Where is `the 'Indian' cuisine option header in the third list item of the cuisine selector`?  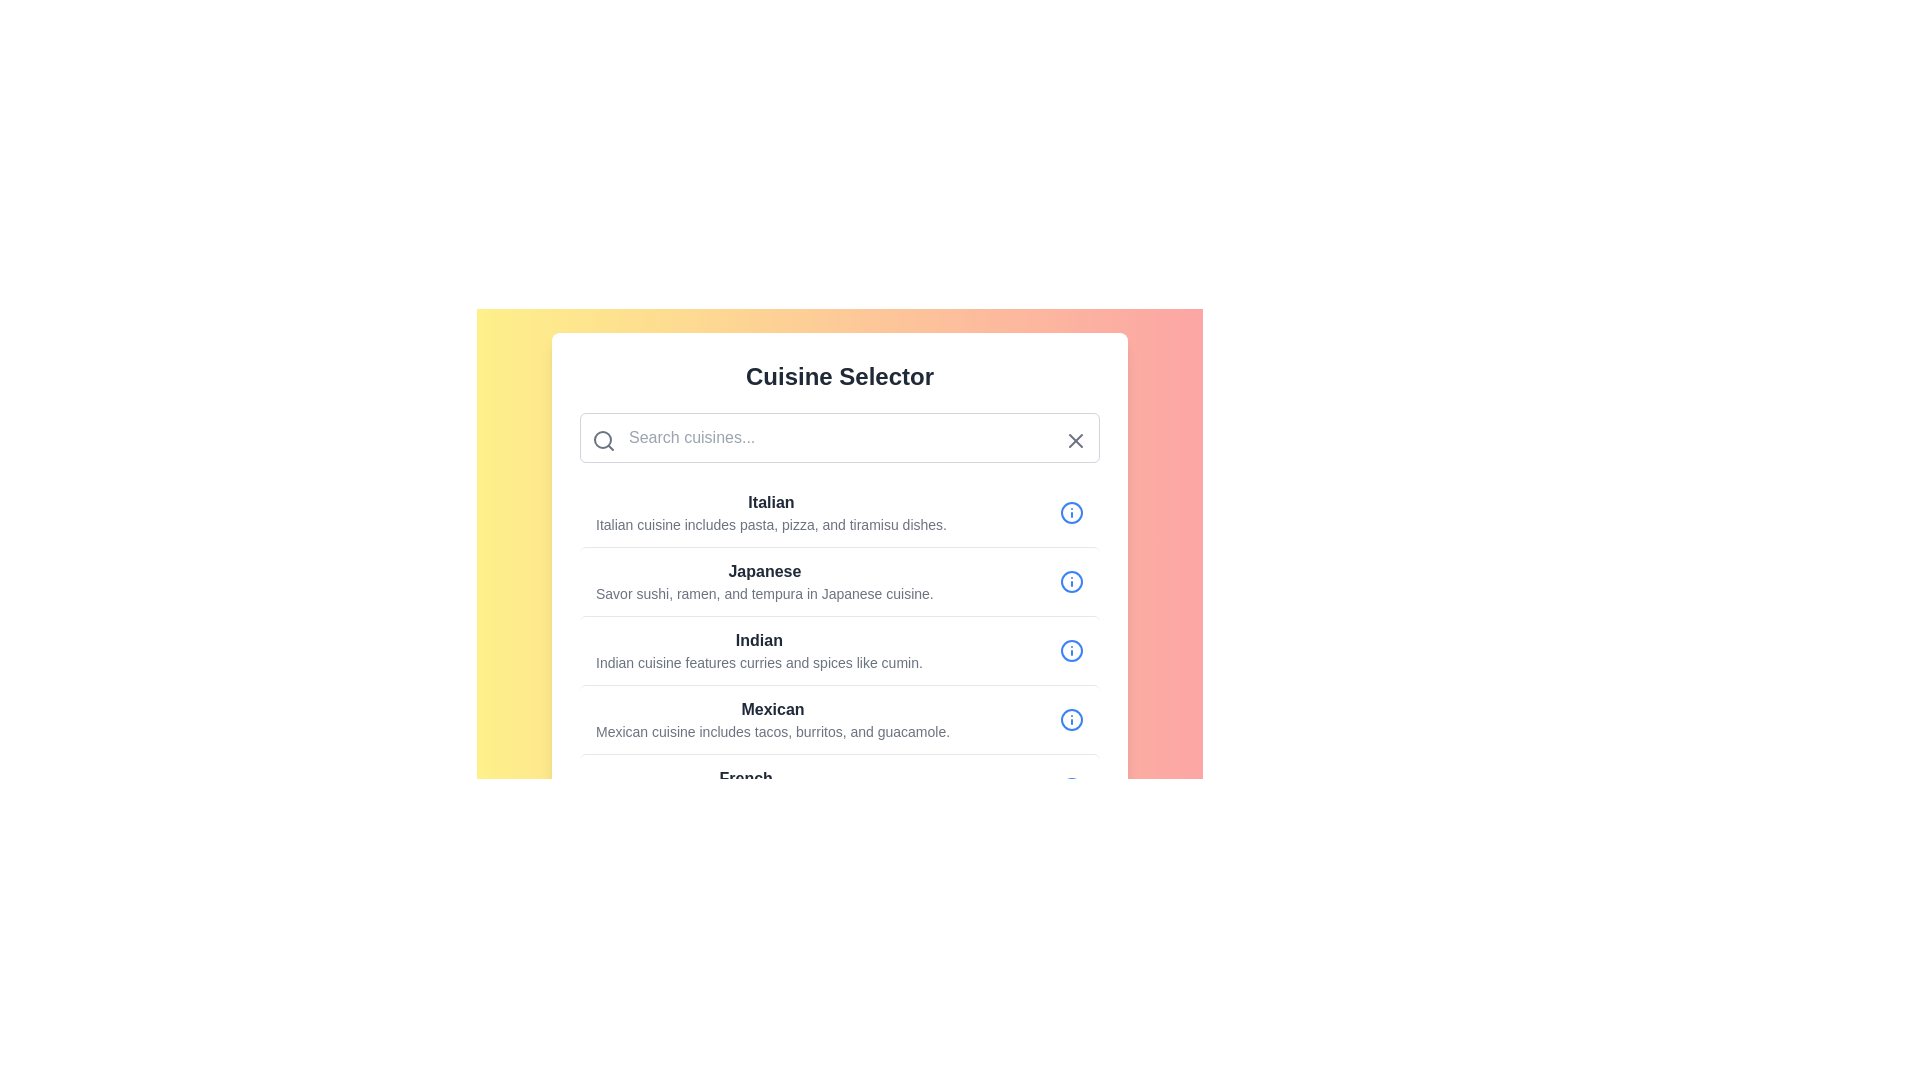 the 'Indian' cuisine option header in the third list item of the cuisine selector is located at coordinates (758, 640).